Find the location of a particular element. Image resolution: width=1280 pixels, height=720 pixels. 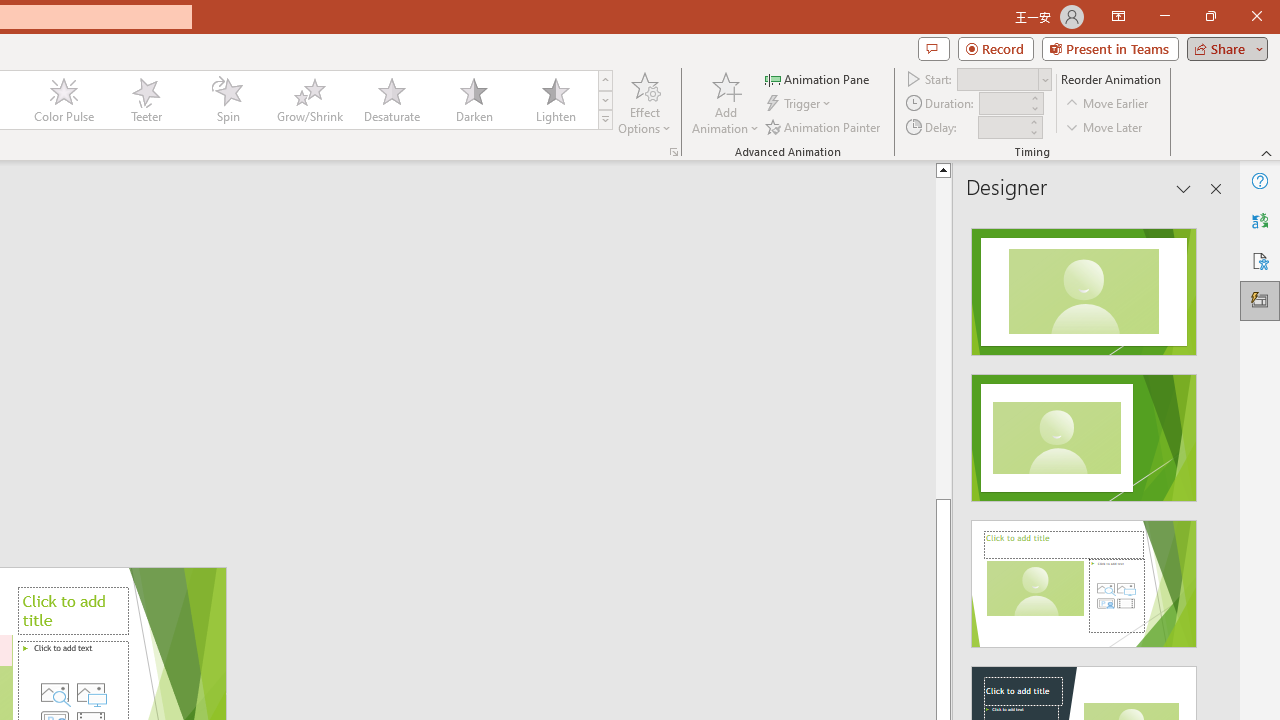

'Translator' is located at coordinates (1259, 221).